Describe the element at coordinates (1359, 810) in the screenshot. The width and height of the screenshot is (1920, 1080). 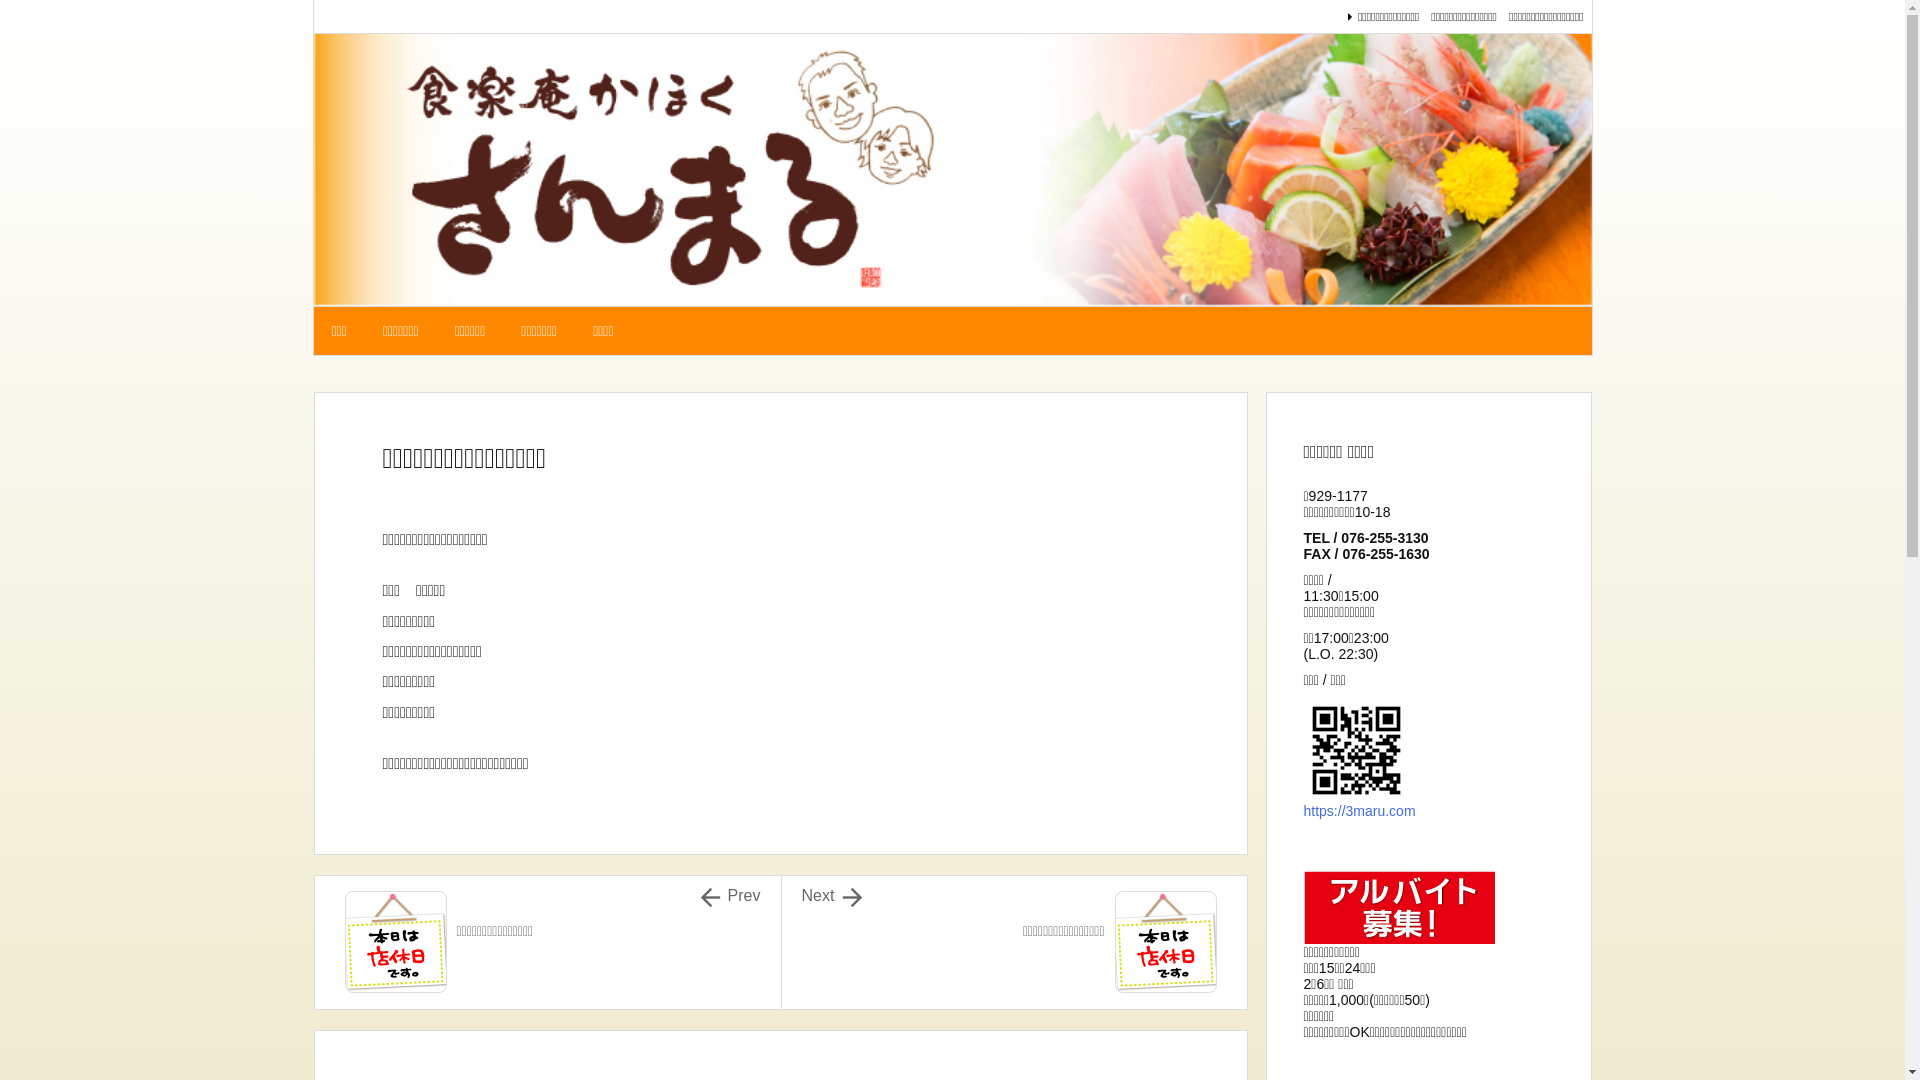
I see `'https://3maru.com'` at that location.